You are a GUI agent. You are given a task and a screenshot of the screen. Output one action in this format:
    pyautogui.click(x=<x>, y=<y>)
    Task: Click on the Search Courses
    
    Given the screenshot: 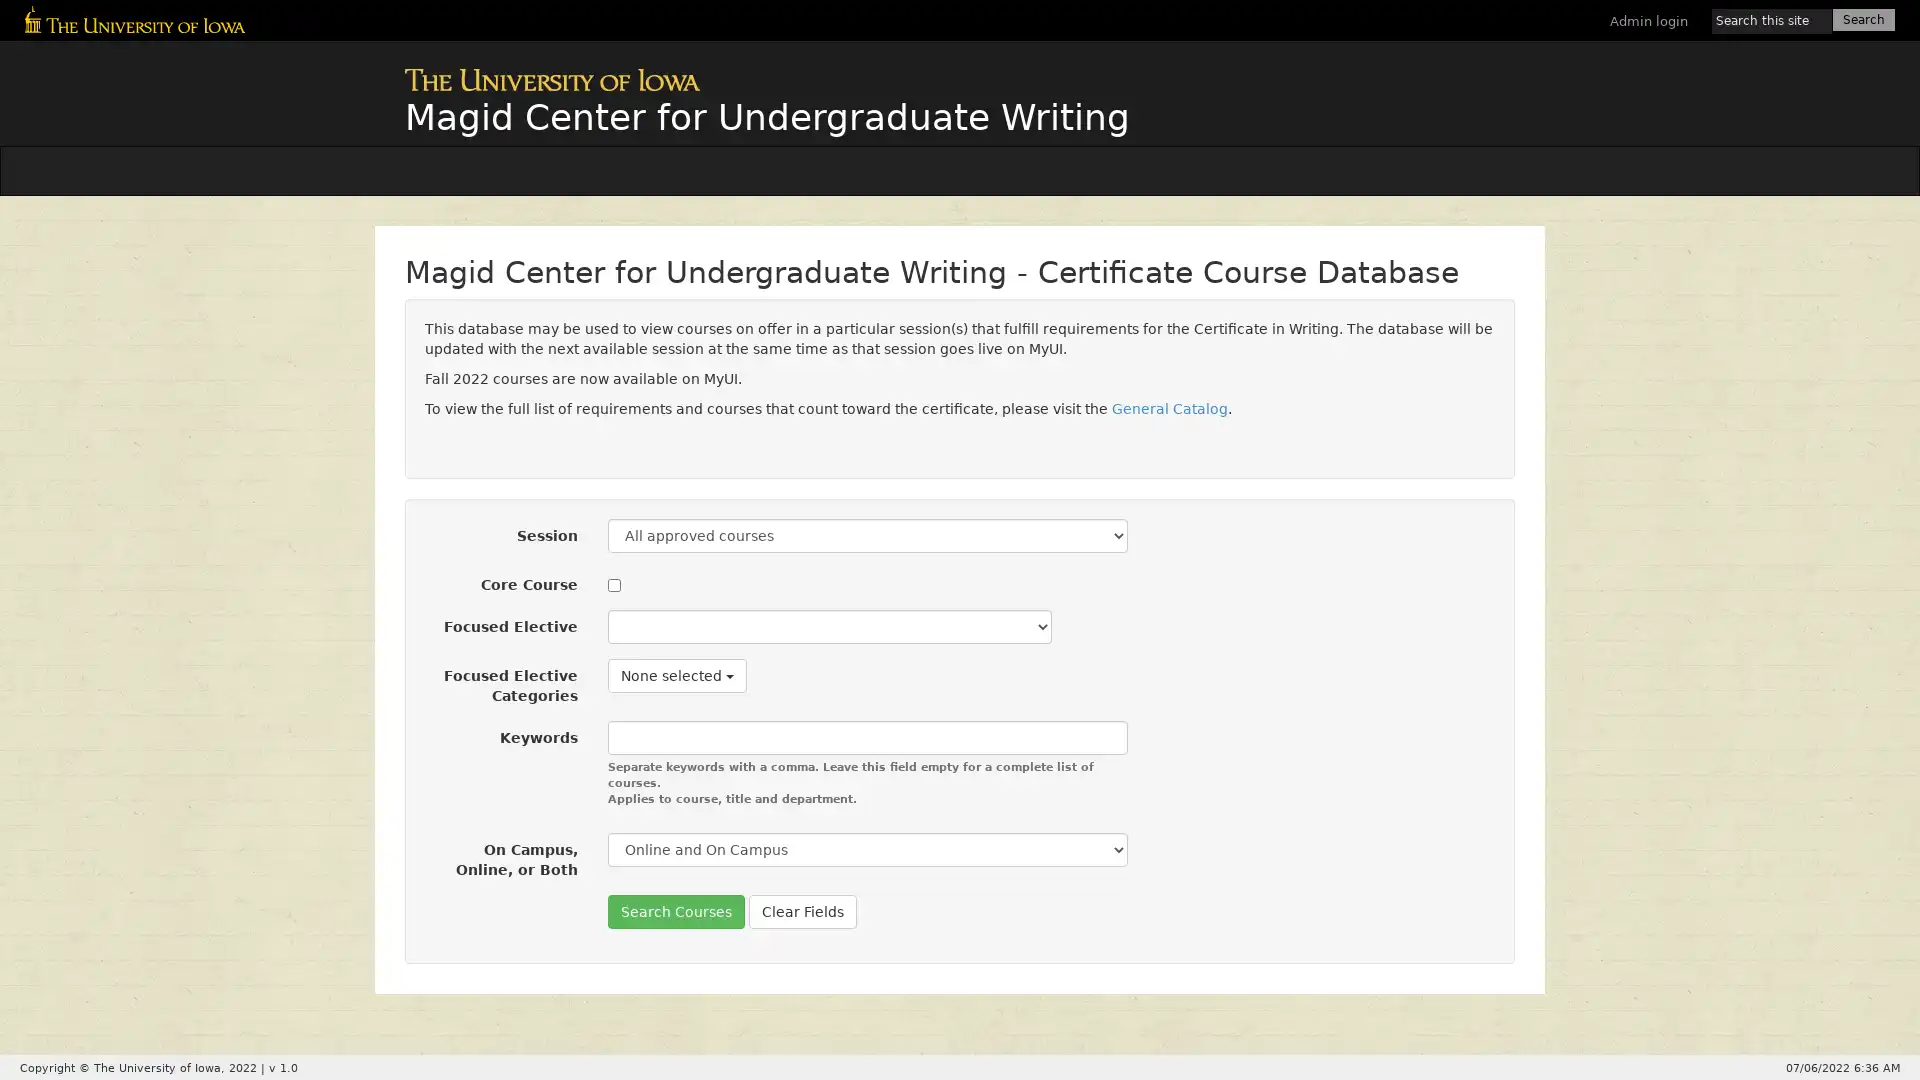 What is the action you would take?
    pyautogui.click(x=676, y=911)
    